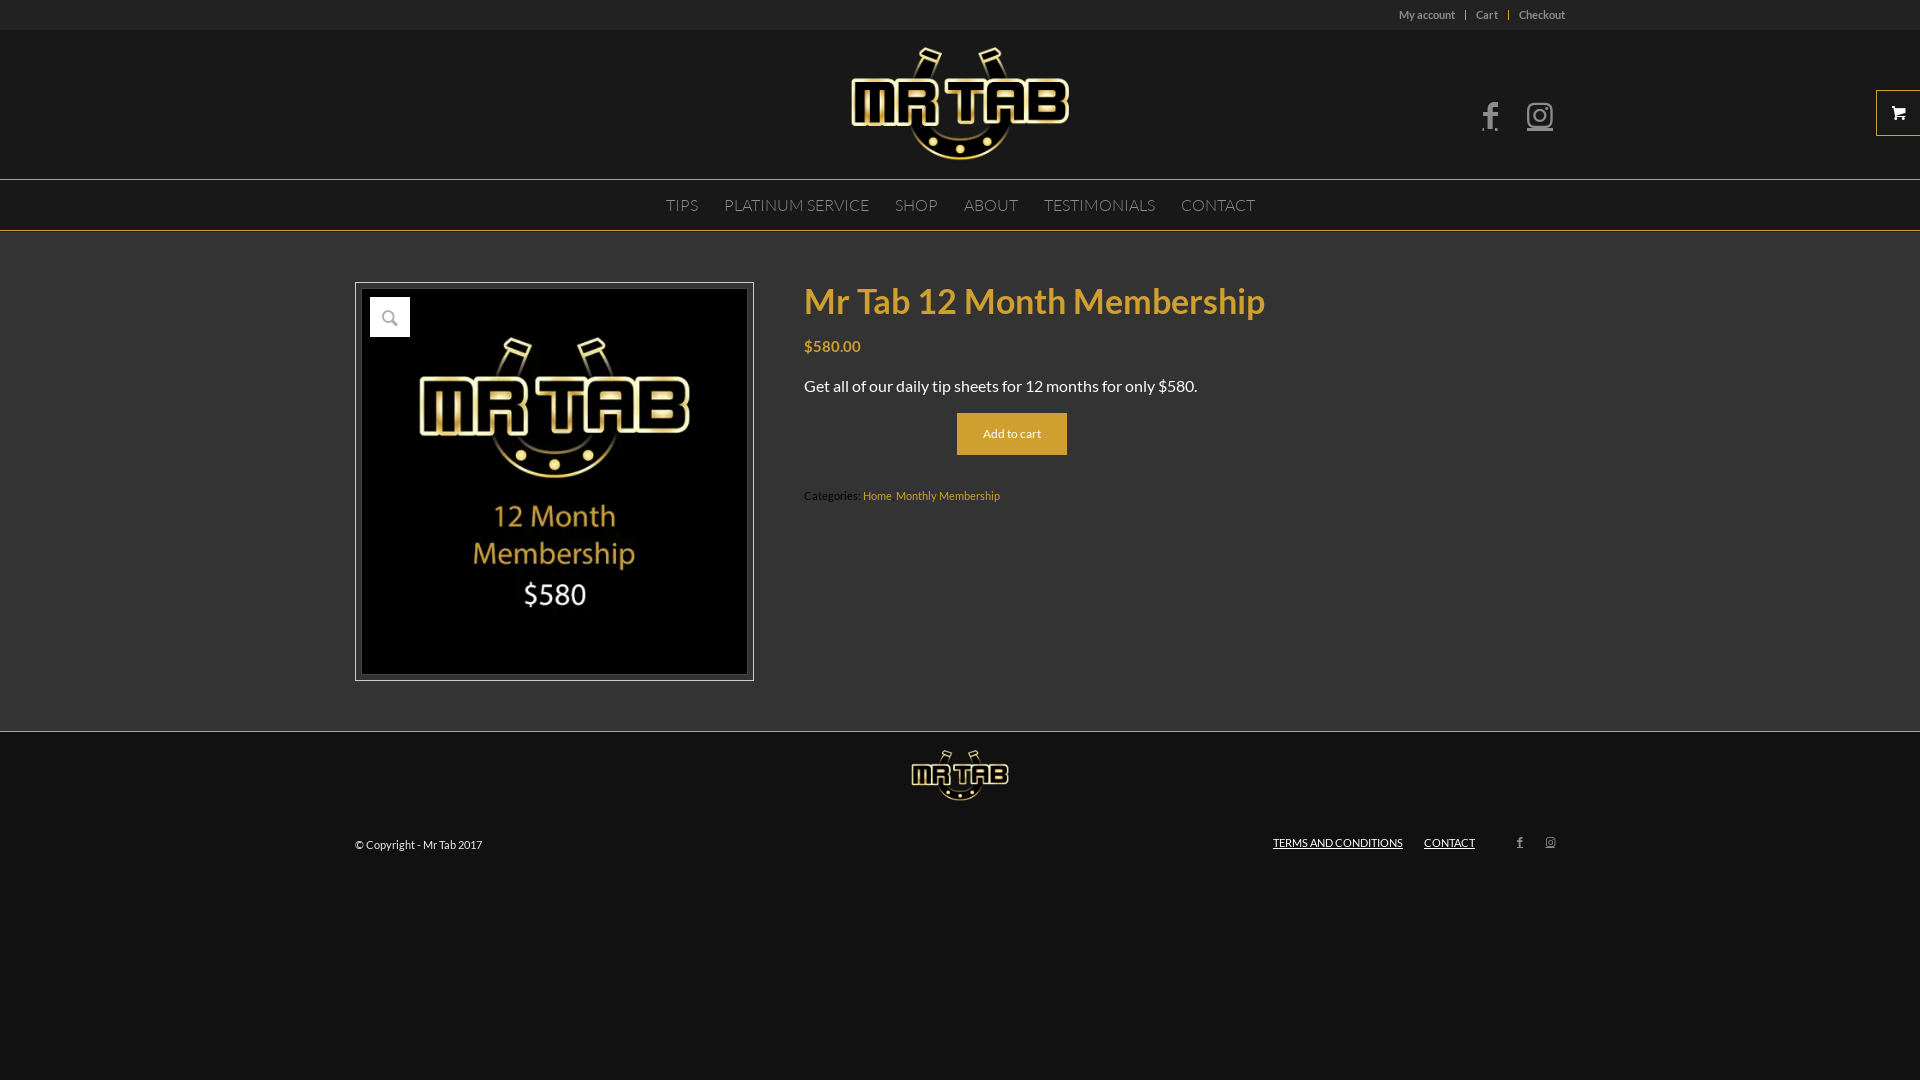 The height and width of the screenshot is (1080, 1920). Describe the element at coordinates (915, 204) in the screenshot. I see `'SHOP'` at that location.